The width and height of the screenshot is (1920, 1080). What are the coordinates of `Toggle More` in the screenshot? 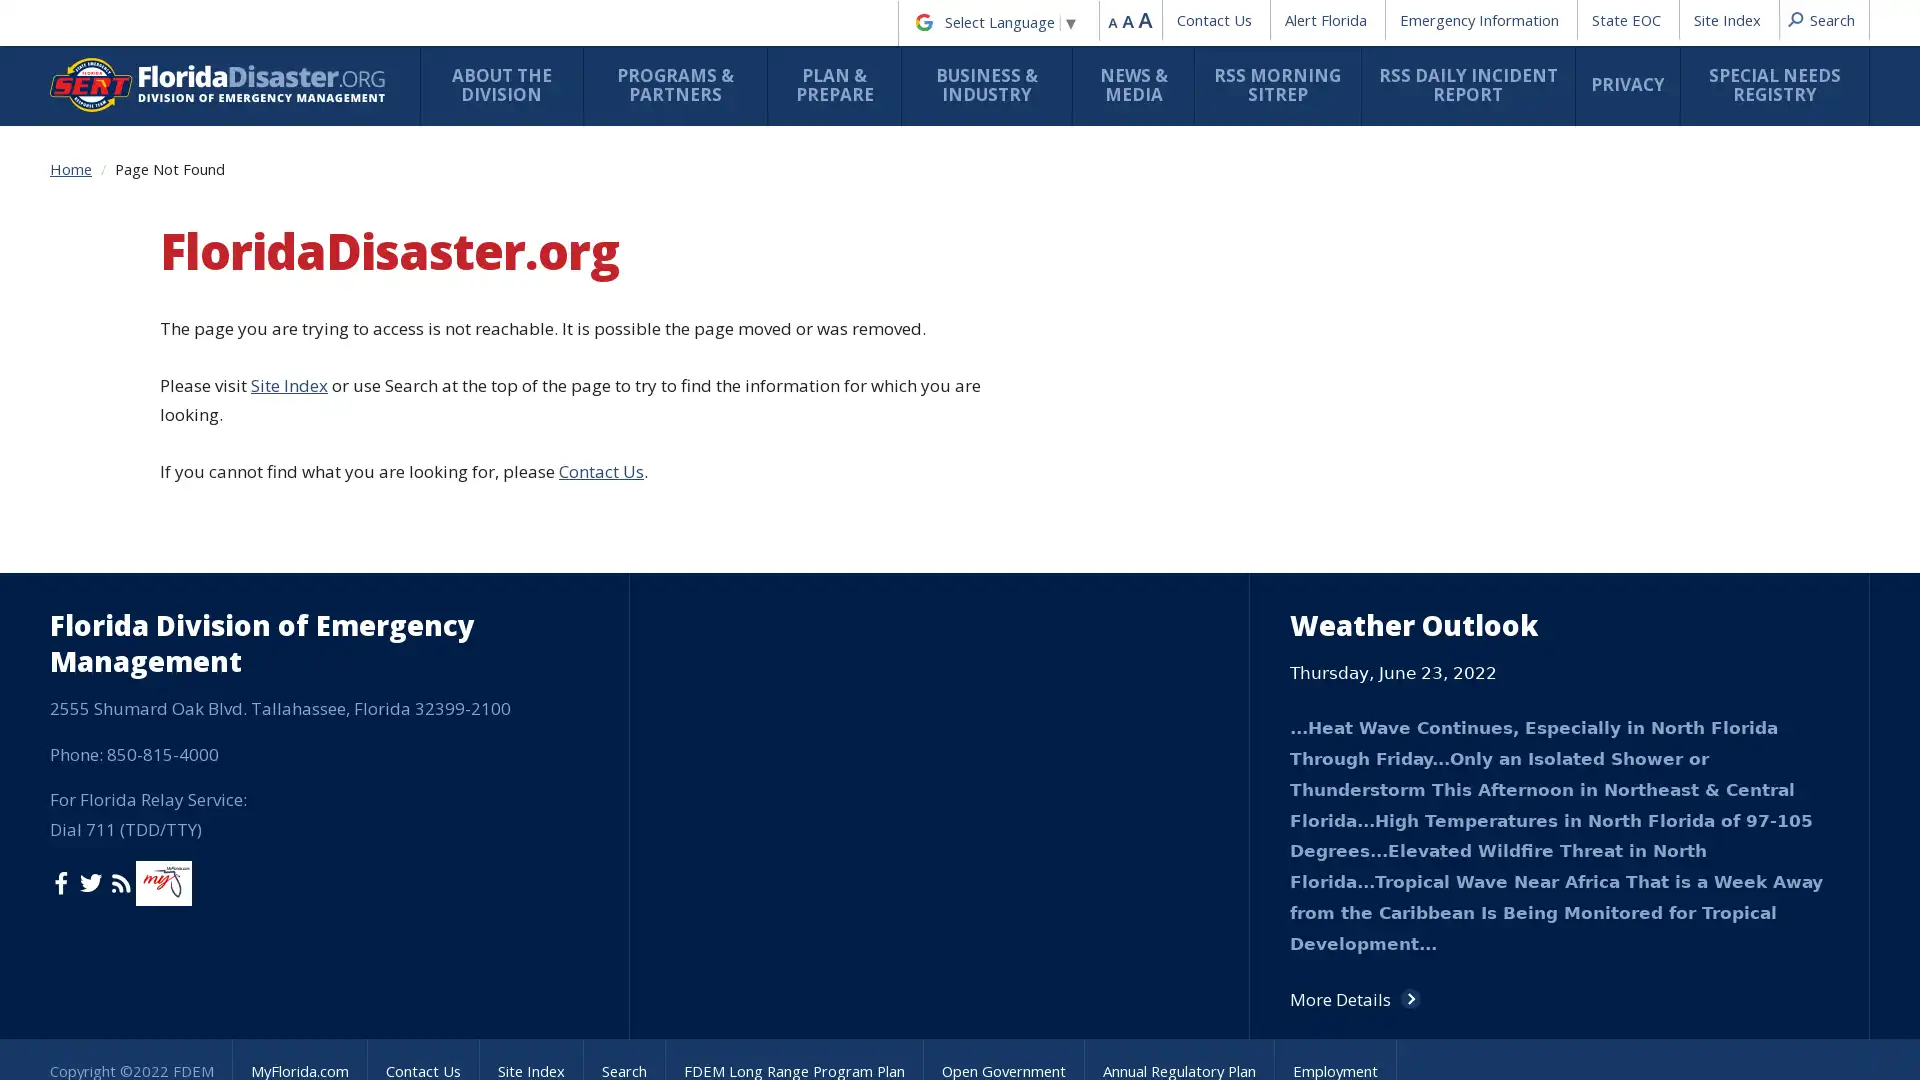 It's located at (801, 686).